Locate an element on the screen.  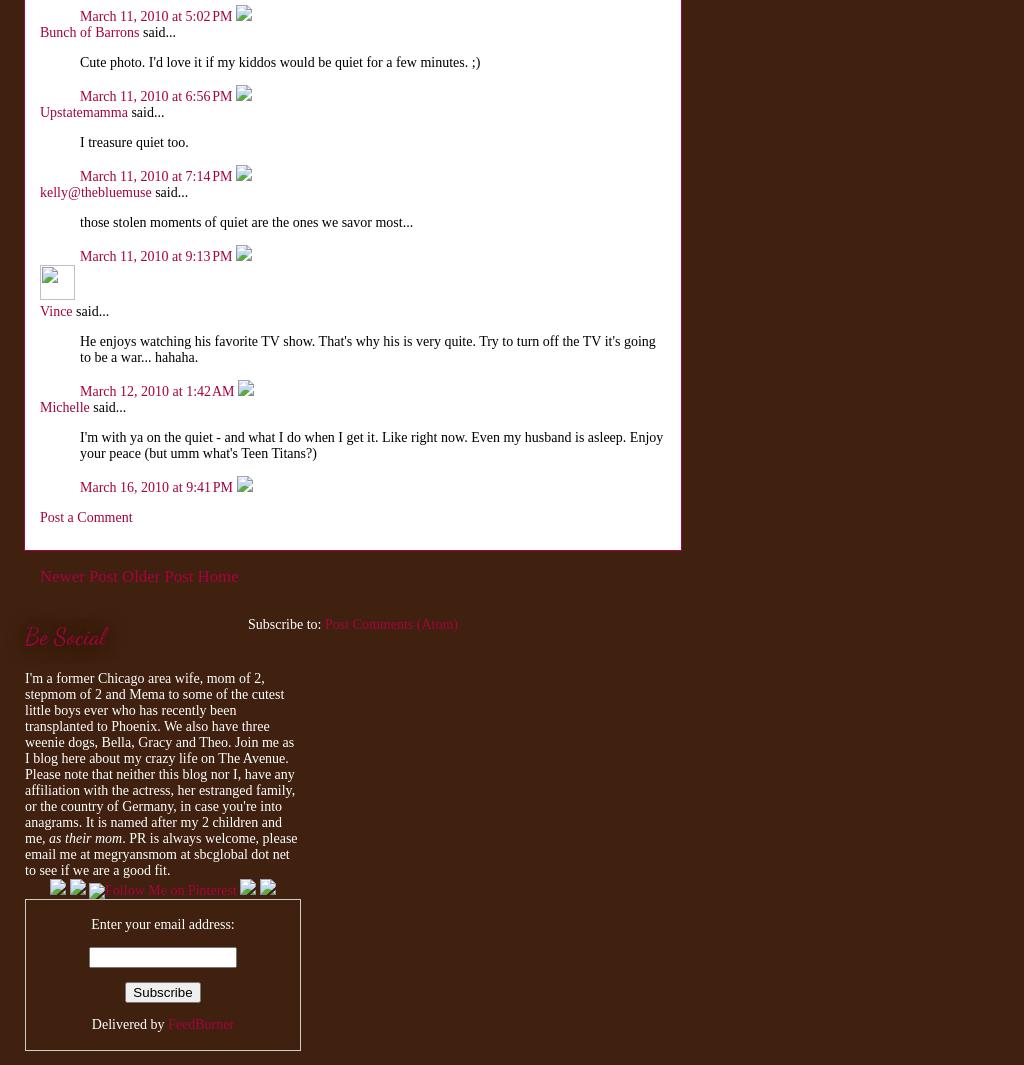
'March 11, 2010 at 9:13 PM' is located at coordinates (157, 255).